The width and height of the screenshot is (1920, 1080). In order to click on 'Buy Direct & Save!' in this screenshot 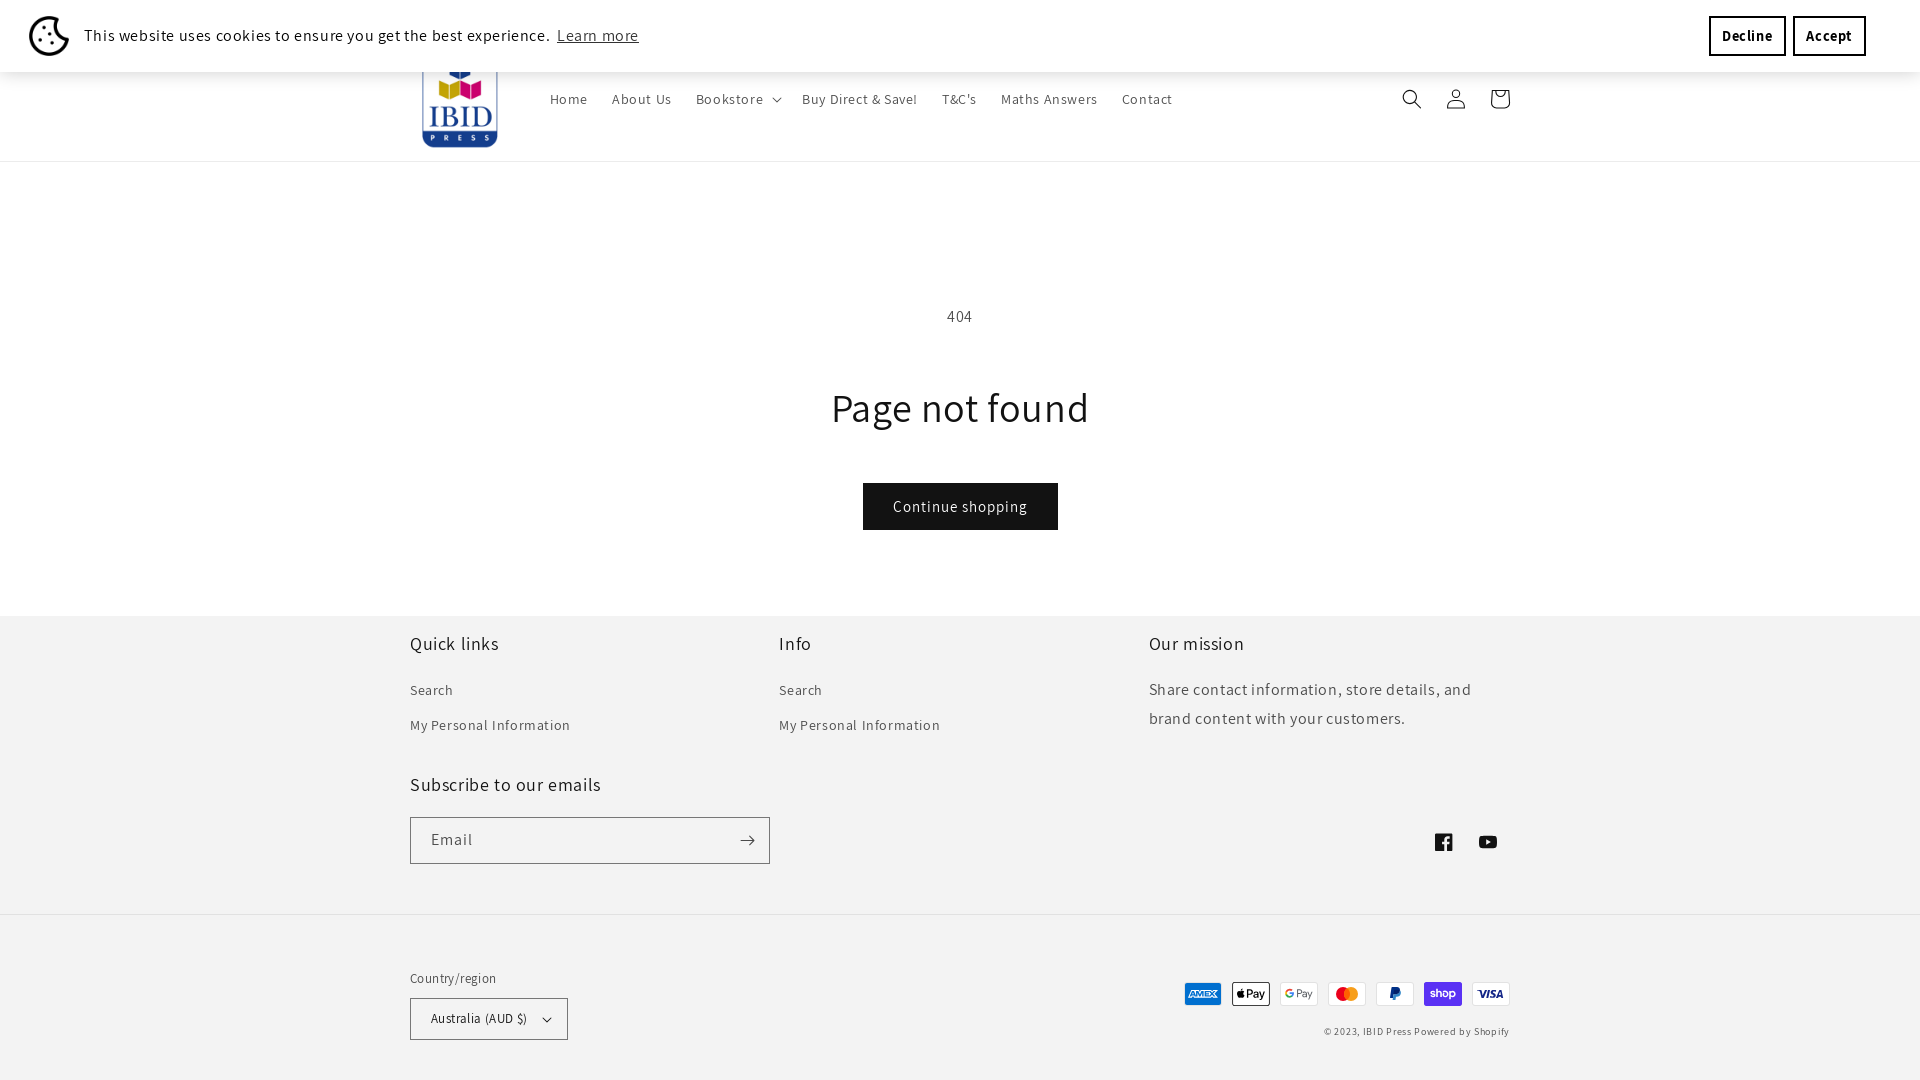, I will do `click(859, 99)`.